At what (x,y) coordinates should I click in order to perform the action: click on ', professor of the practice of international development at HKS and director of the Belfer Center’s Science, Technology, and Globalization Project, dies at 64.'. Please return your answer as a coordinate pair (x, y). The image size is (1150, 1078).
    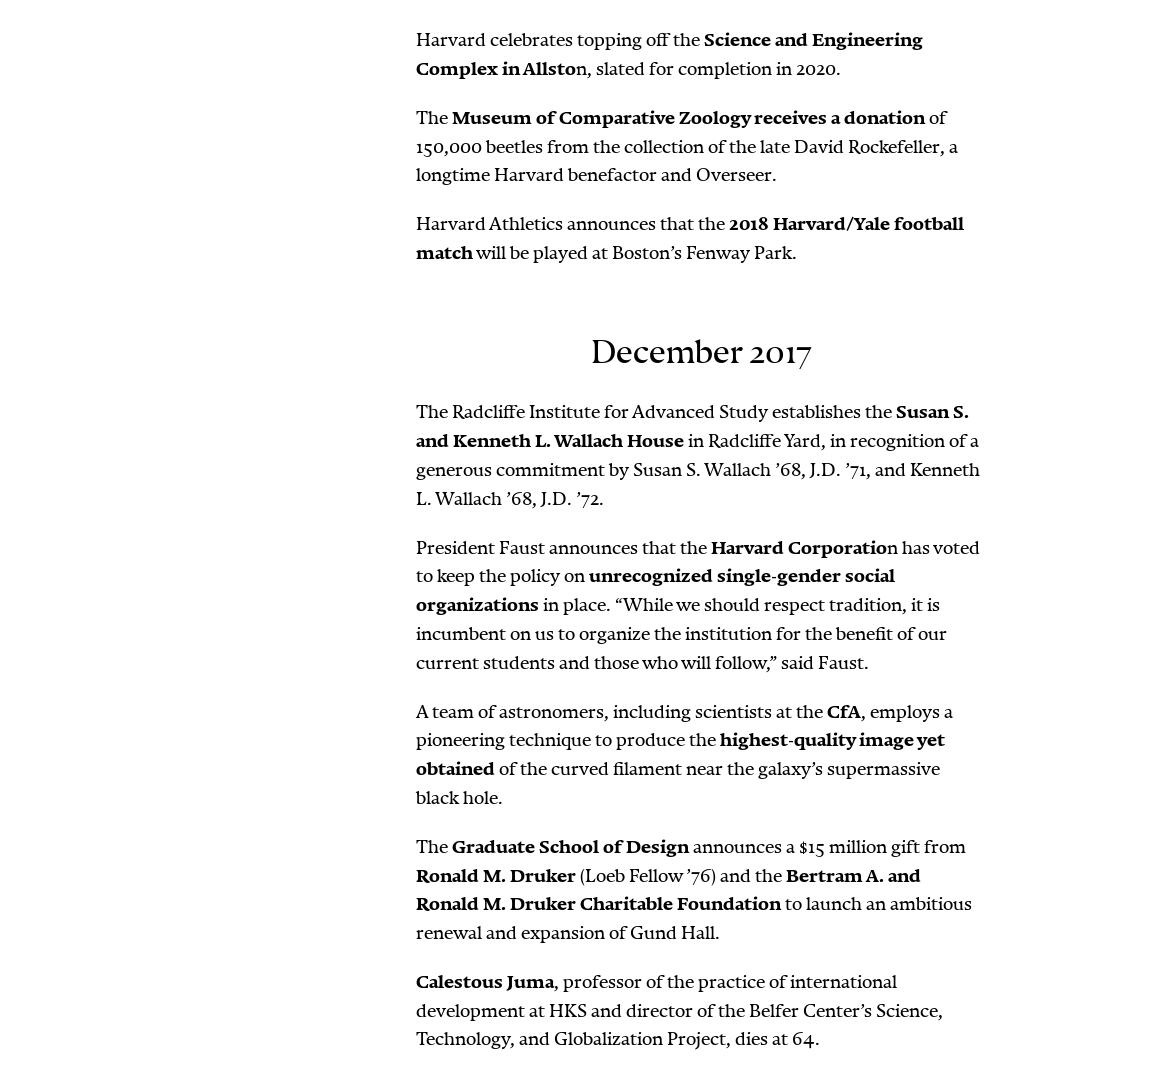
    Looking at the image, I should click on (678, 1008).